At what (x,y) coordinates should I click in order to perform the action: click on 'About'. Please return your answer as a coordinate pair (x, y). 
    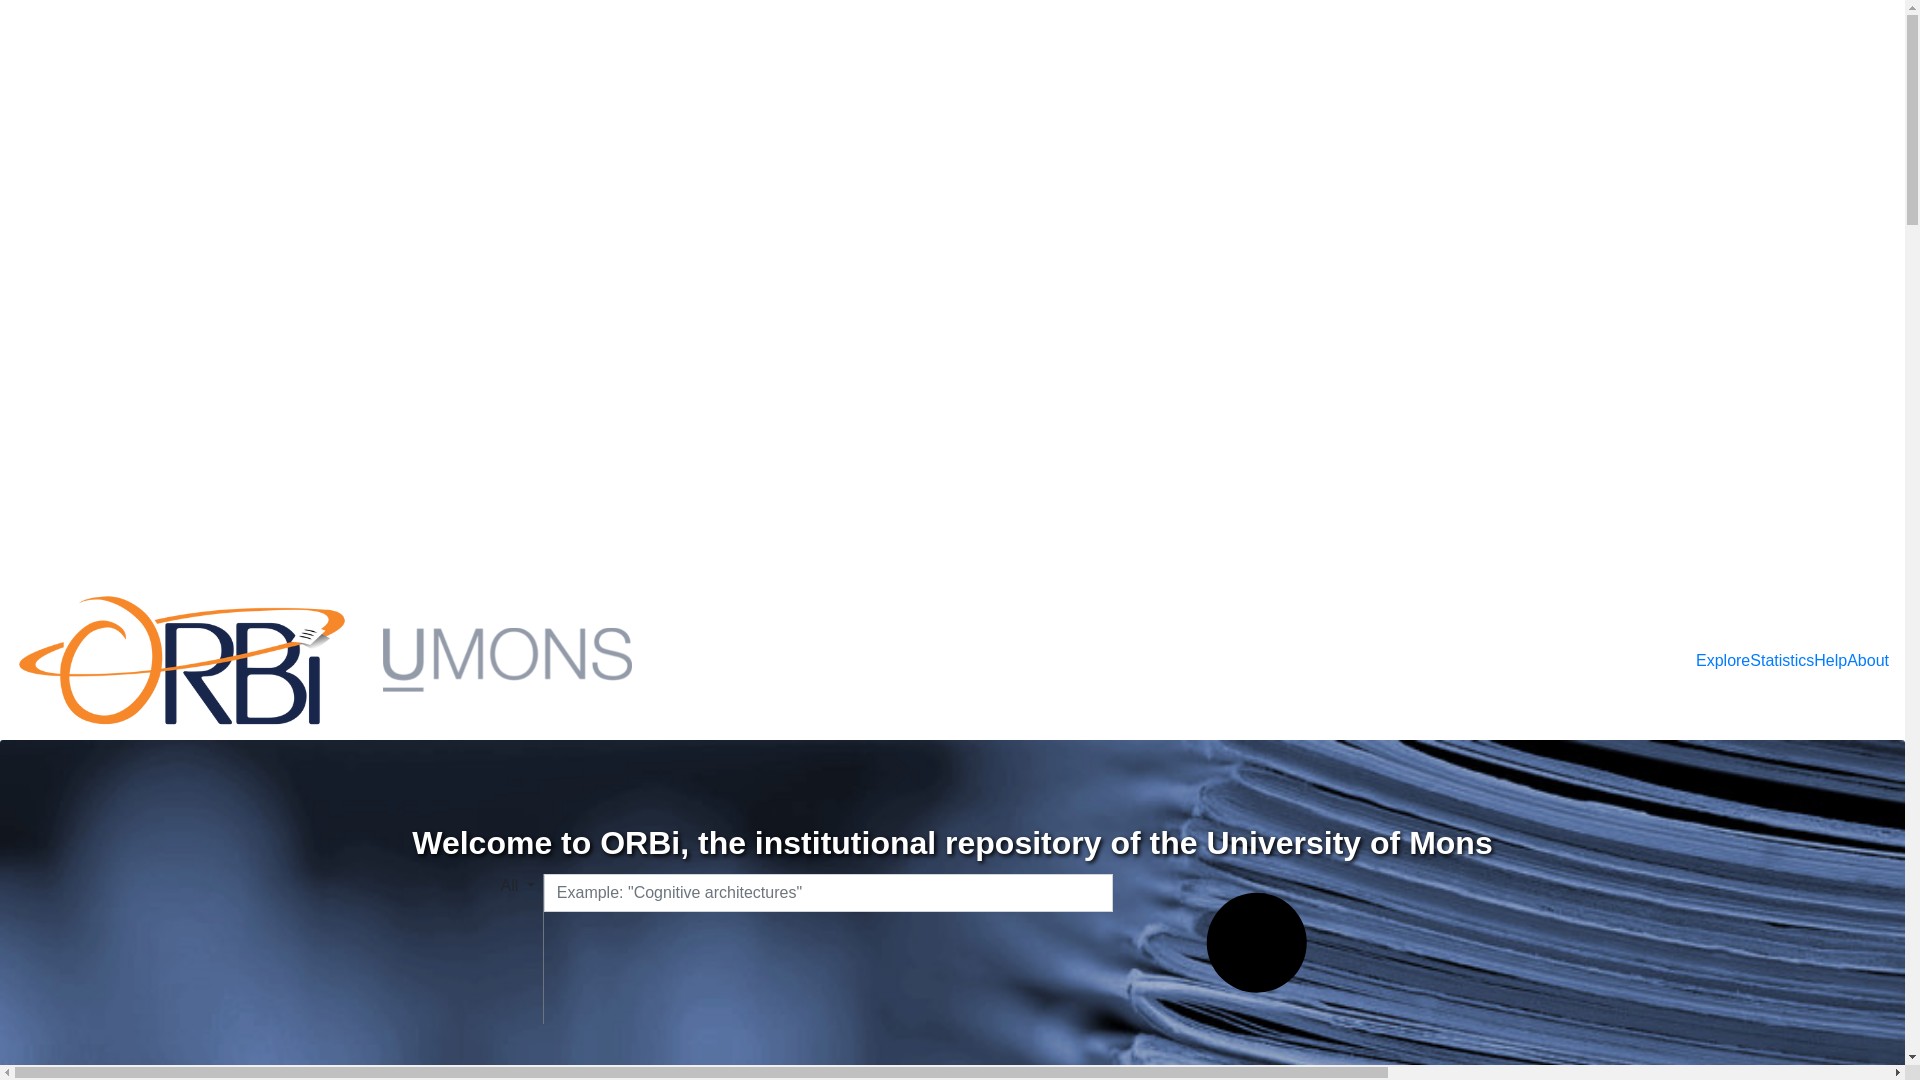
    Looking at the image, I should click on (1846, 660).